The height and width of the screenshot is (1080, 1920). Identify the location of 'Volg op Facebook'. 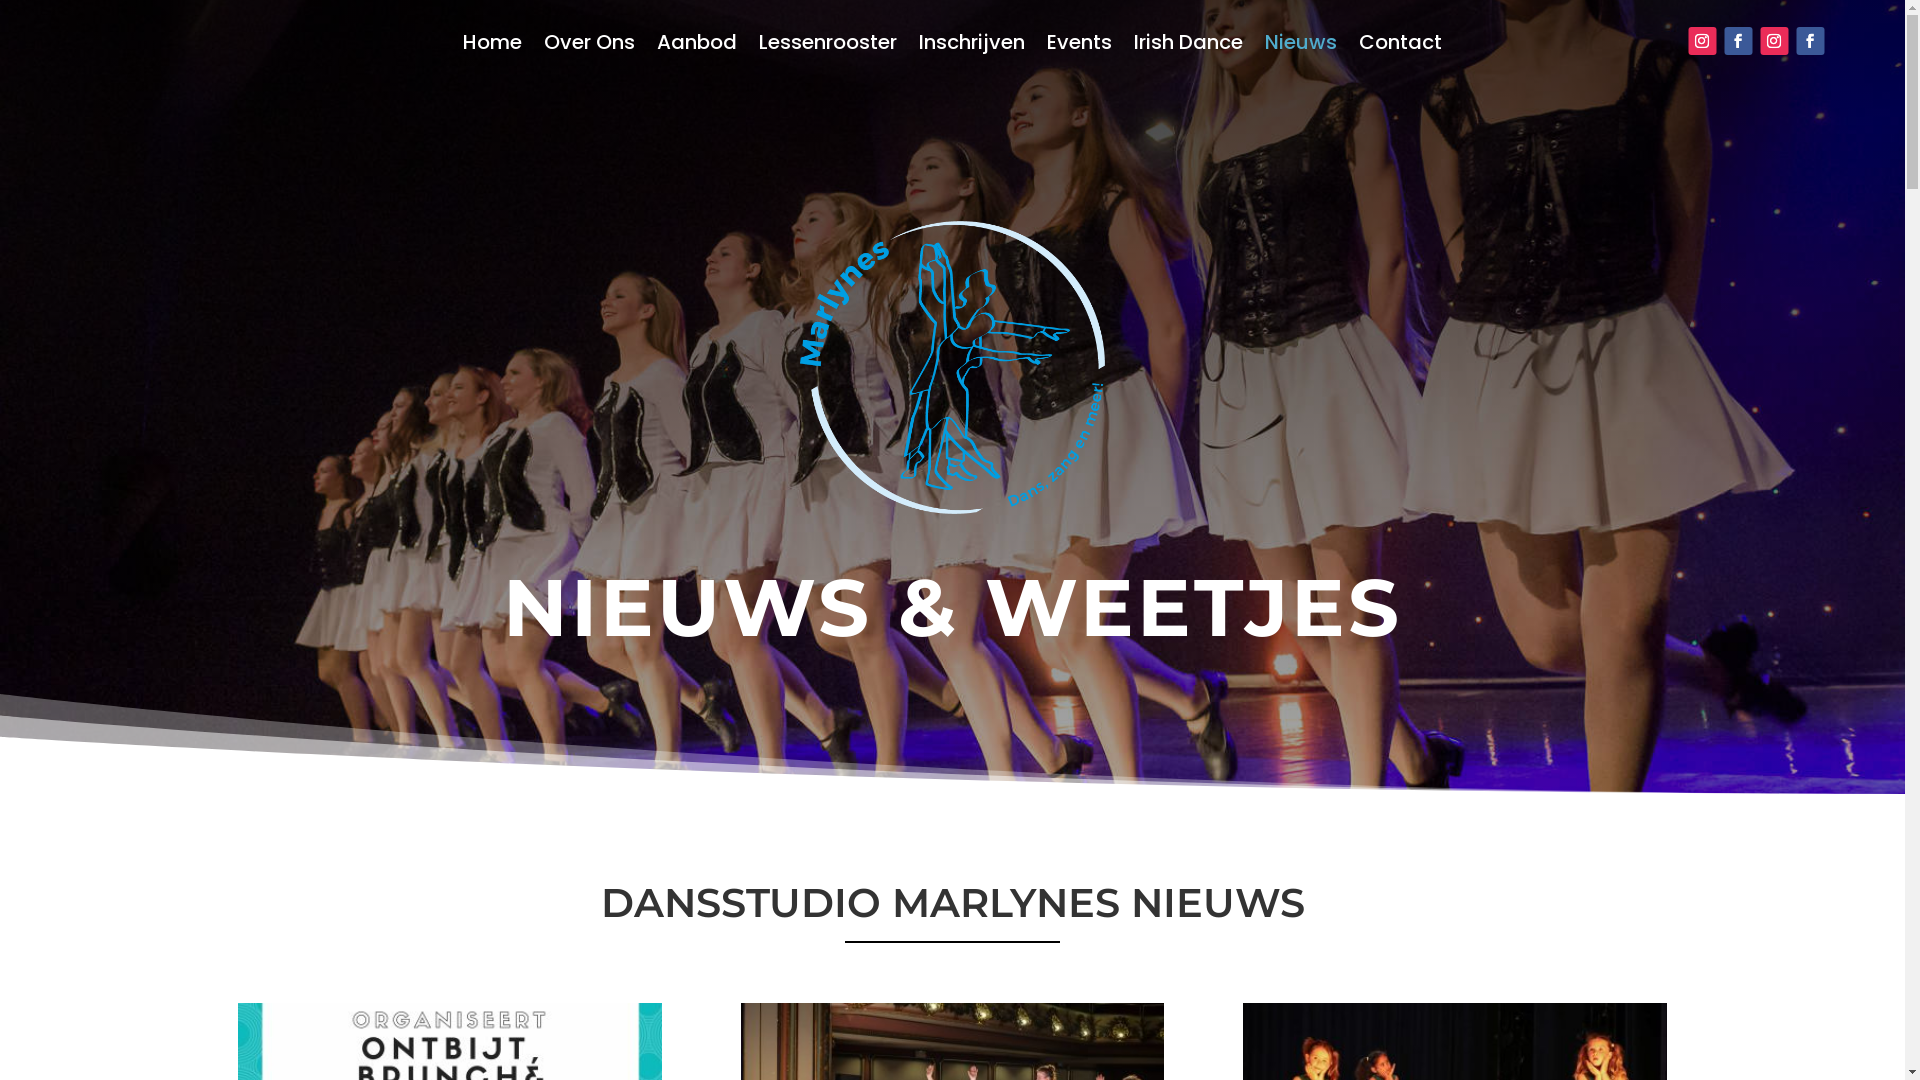
(1809, 41).